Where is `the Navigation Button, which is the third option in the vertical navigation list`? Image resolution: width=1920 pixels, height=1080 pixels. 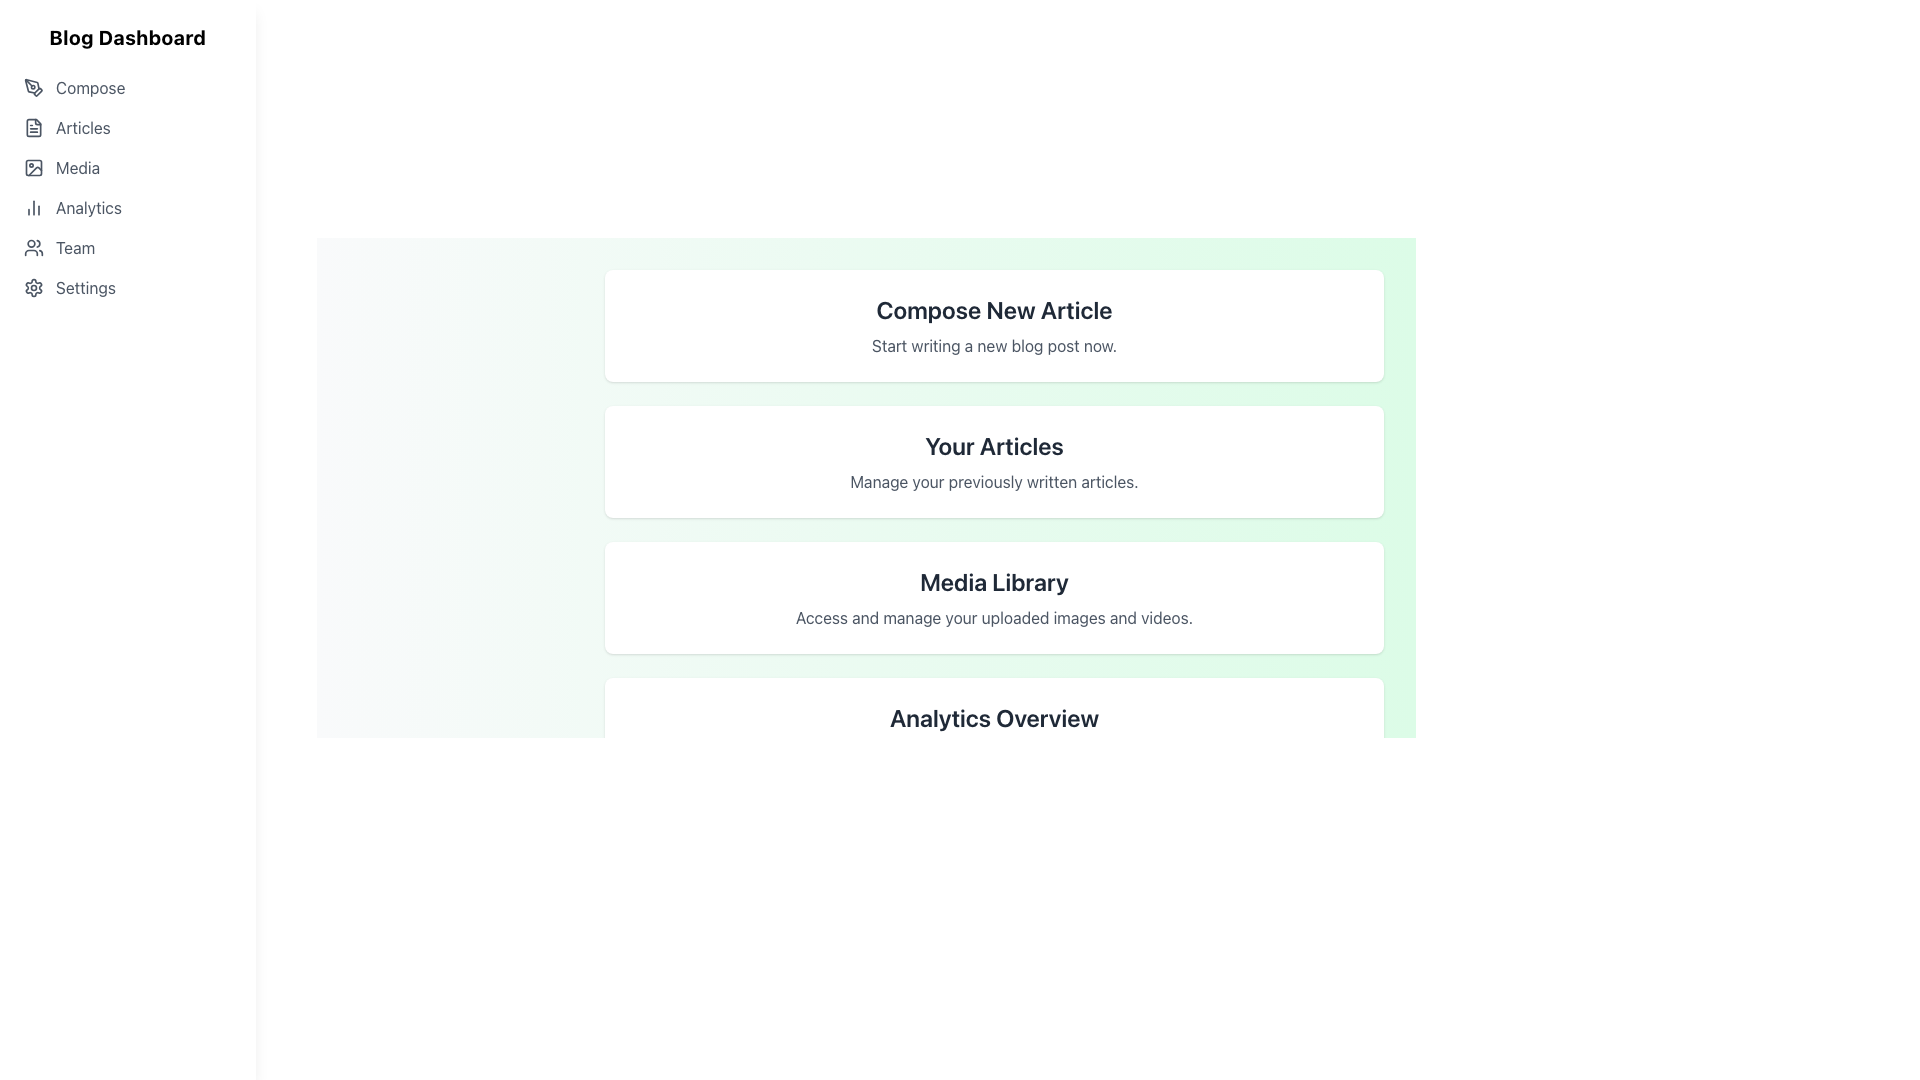
the Navigation Button, which is the third option in the vertical navigation list is located at coordinates (127, 167).